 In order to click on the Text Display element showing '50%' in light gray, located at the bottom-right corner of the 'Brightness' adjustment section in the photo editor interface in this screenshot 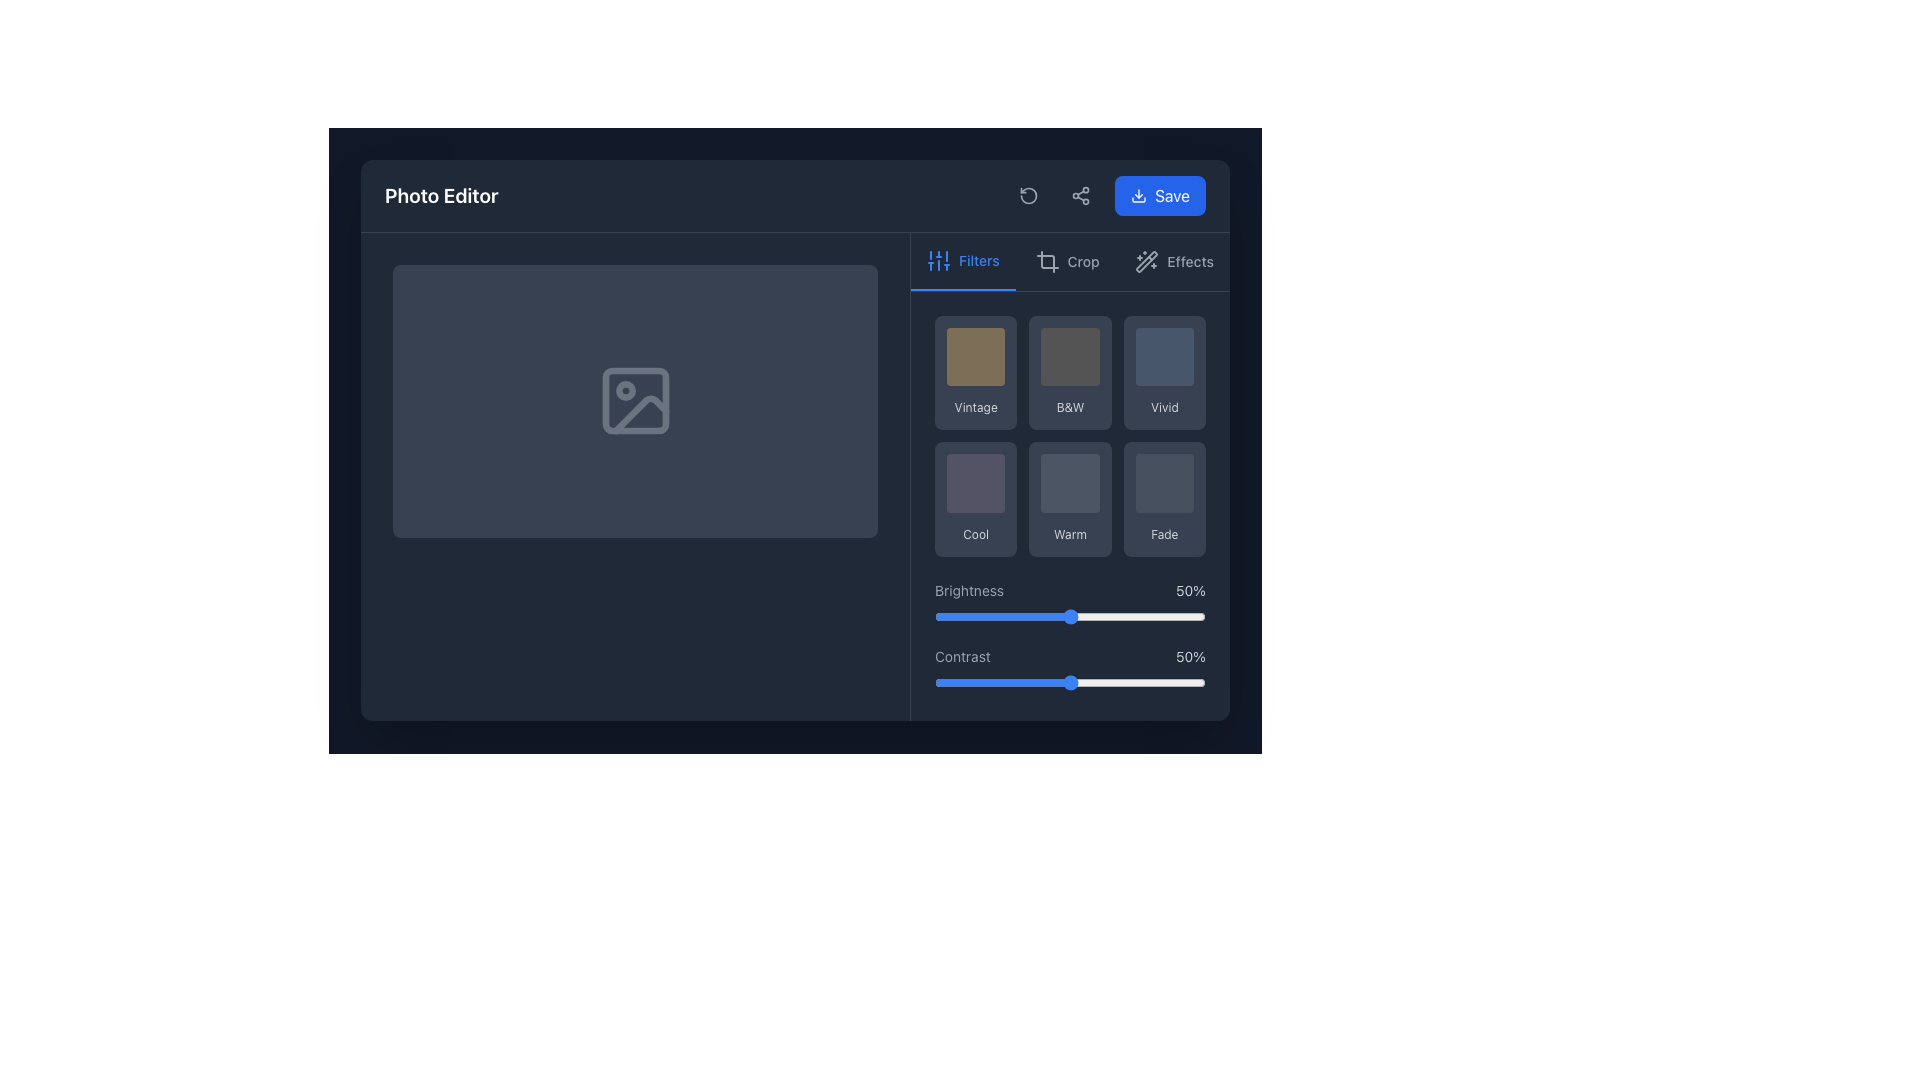, I will do `click(1190, 589)`.